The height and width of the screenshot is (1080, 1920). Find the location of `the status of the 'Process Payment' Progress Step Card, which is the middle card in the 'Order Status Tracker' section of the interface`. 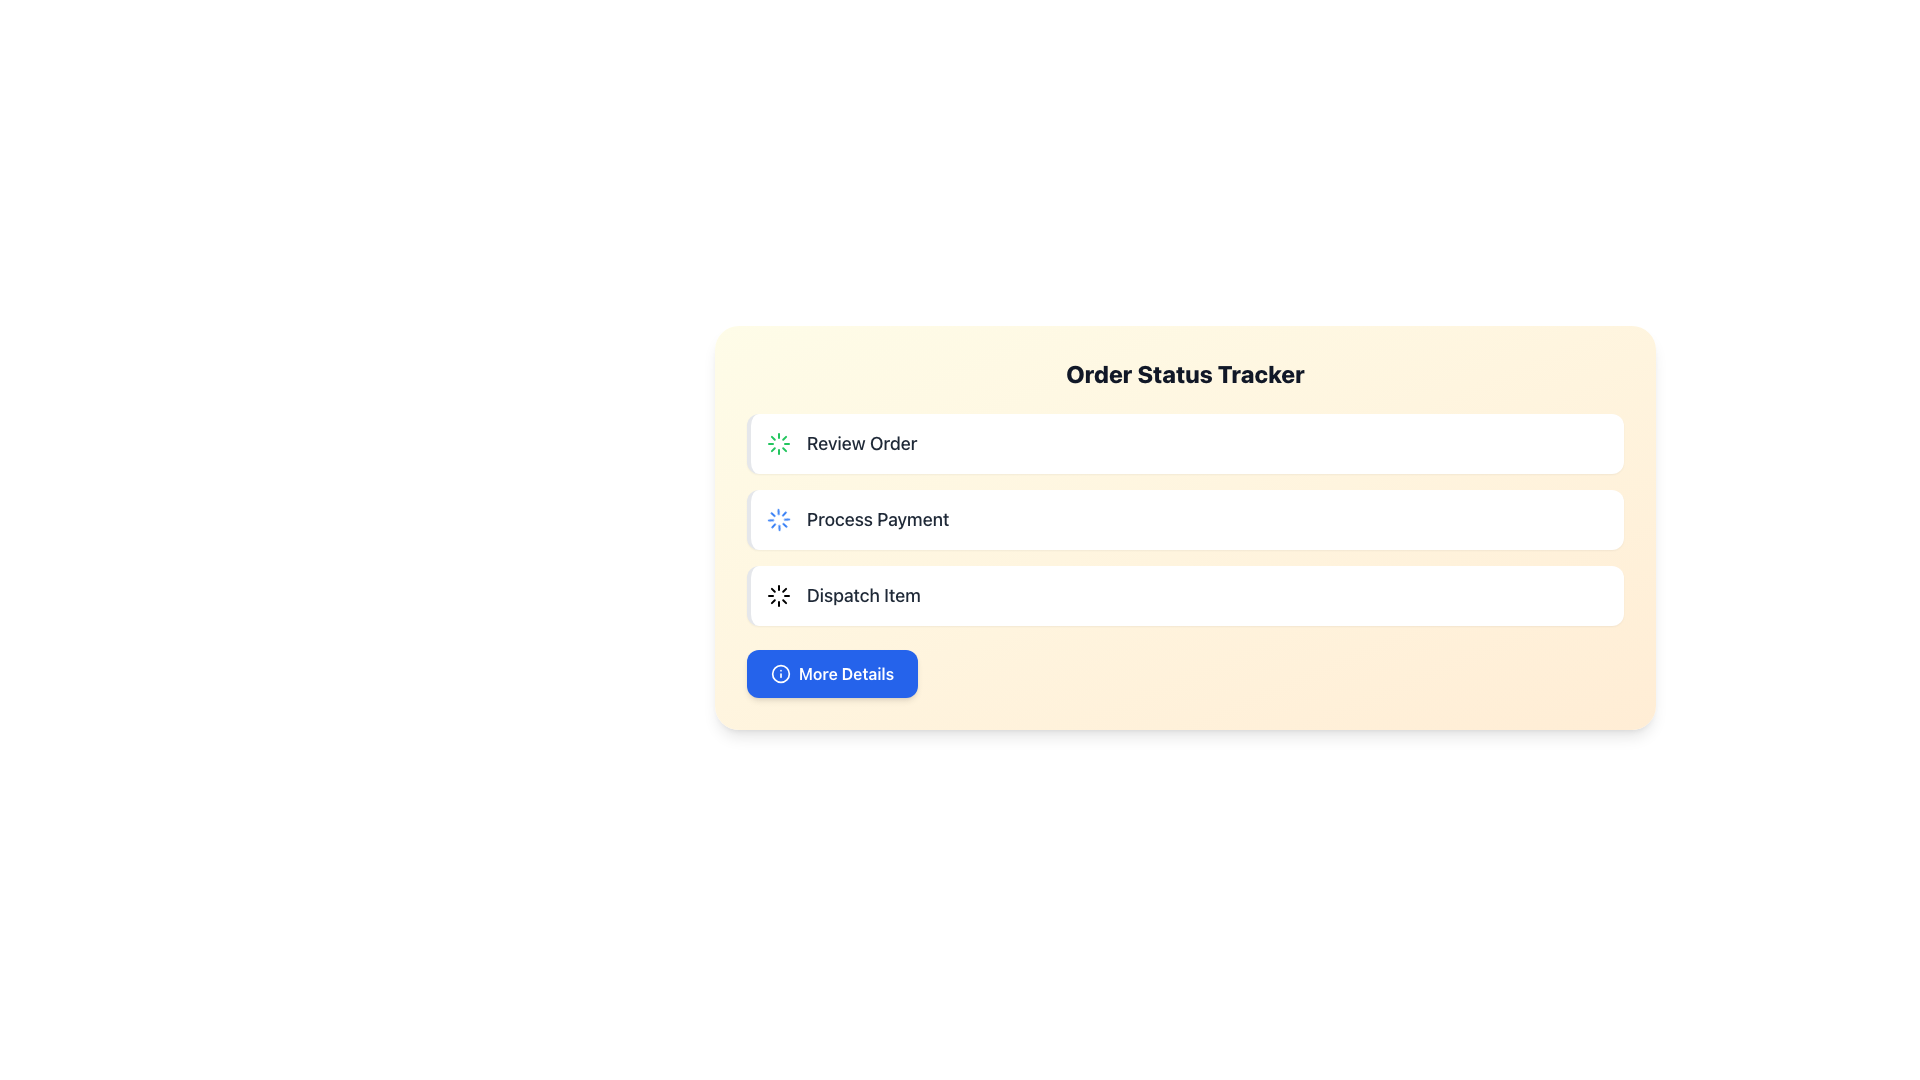

the status of the 'Process Payment' Progress Step Card, which is the middle card in the 'Order Status Tracker' section of the interface is located at coordinates (1185, 519).